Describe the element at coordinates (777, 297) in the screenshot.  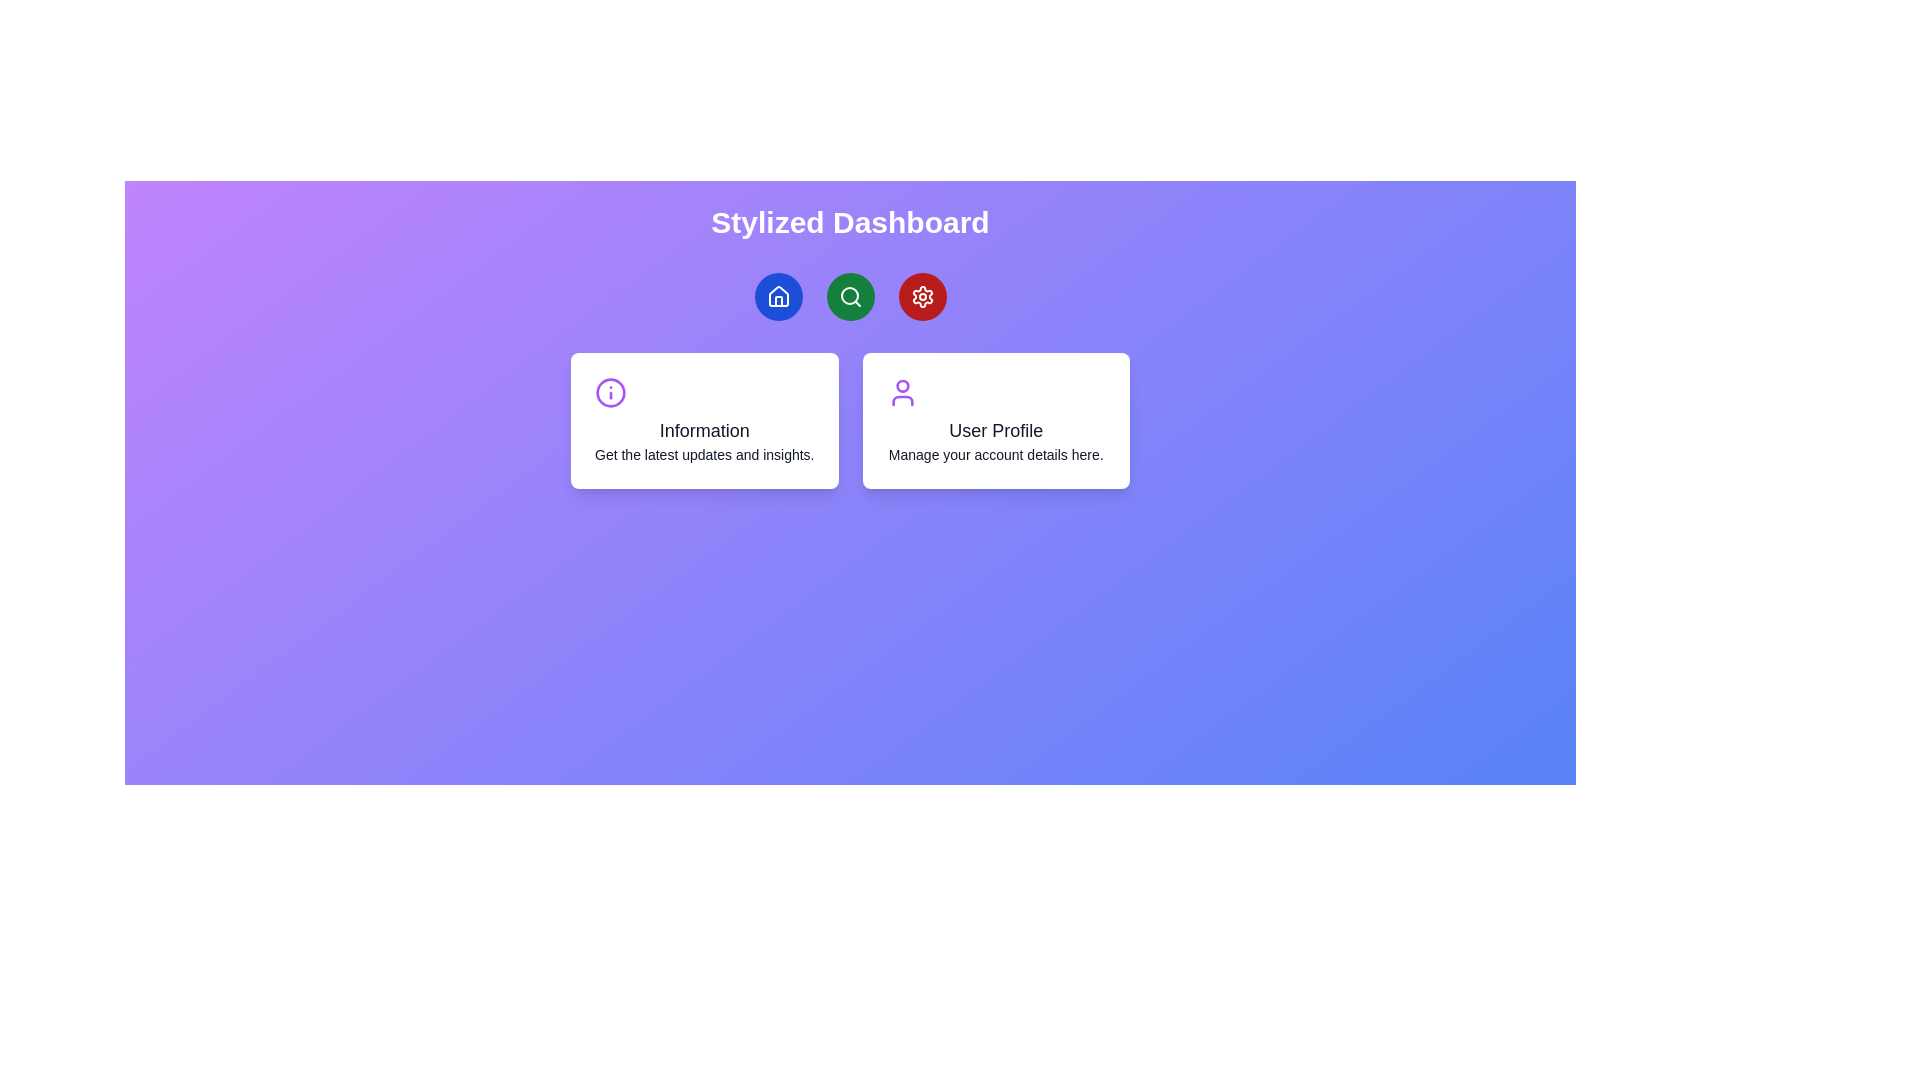
I see `the house-shaped icon inside the blue circular button, which is the first icon from the left in a horizontal row located below the 'Stylized Dashboard' heading` at that location.